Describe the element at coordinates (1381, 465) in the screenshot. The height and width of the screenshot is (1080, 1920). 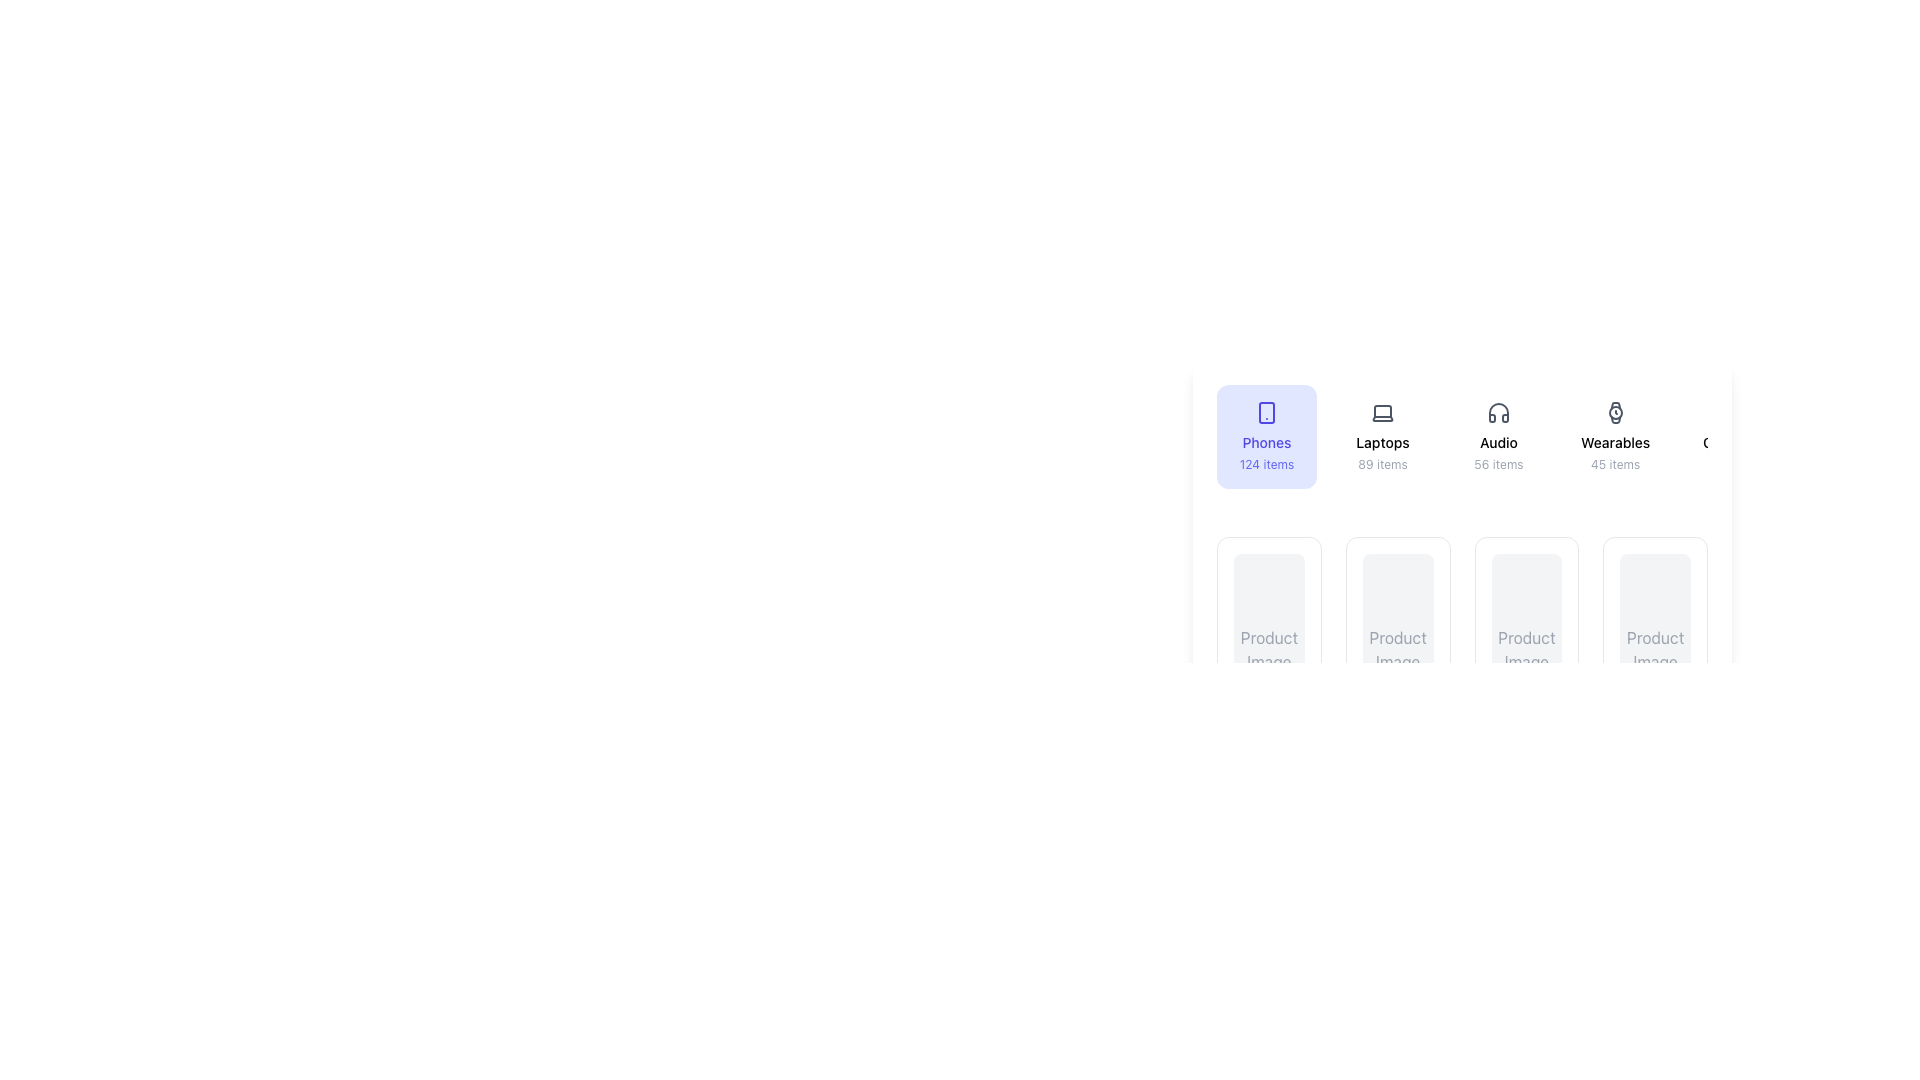
I see `the text label displaying '89 items' located below the word 'Laptops' in a clickable section` at that location.